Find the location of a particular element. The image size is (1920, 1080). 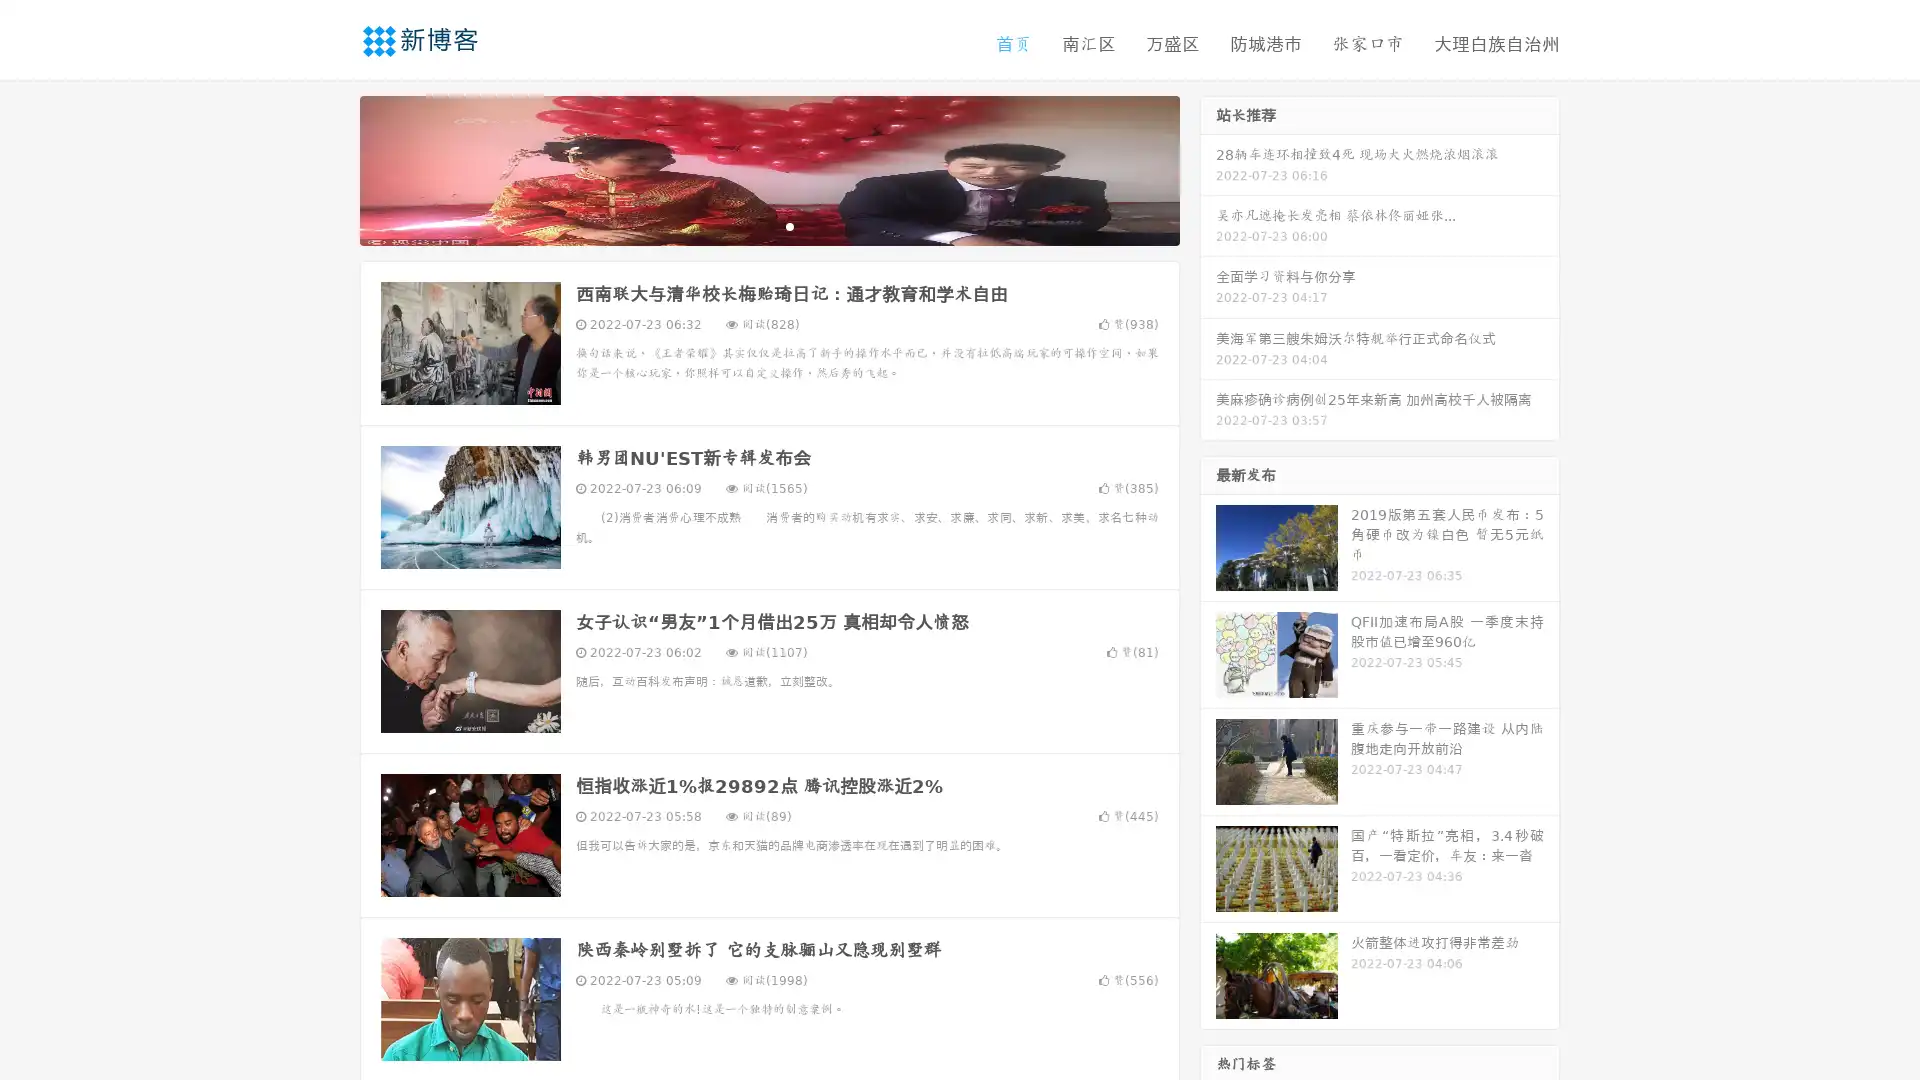

Go to slide 1 is located at coordinates (748, 225).